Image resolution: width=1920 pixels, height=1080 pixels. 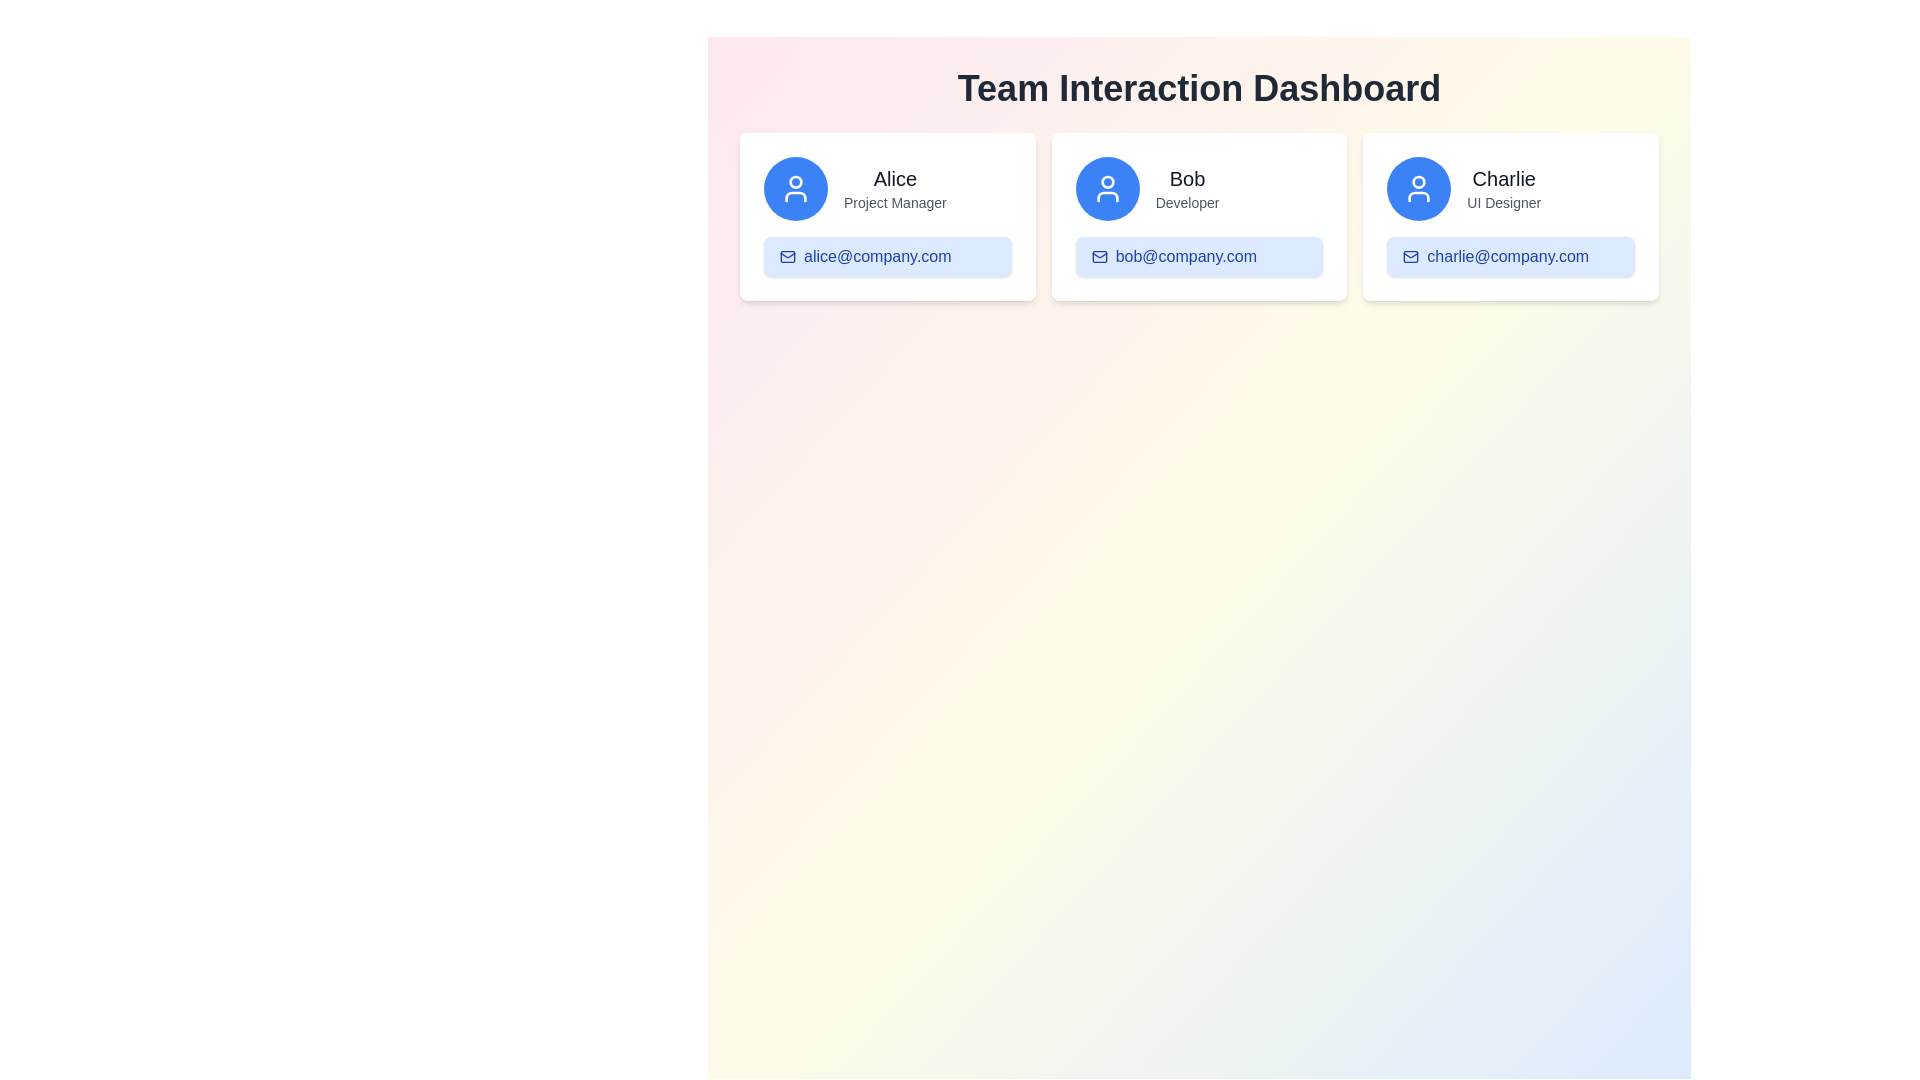 I want to click on the badge button displaying 'charlie@company.com' with a blue background and mail icon, located in the card for 'Charlie', the UI Designer, so click(x=1511, y=256).